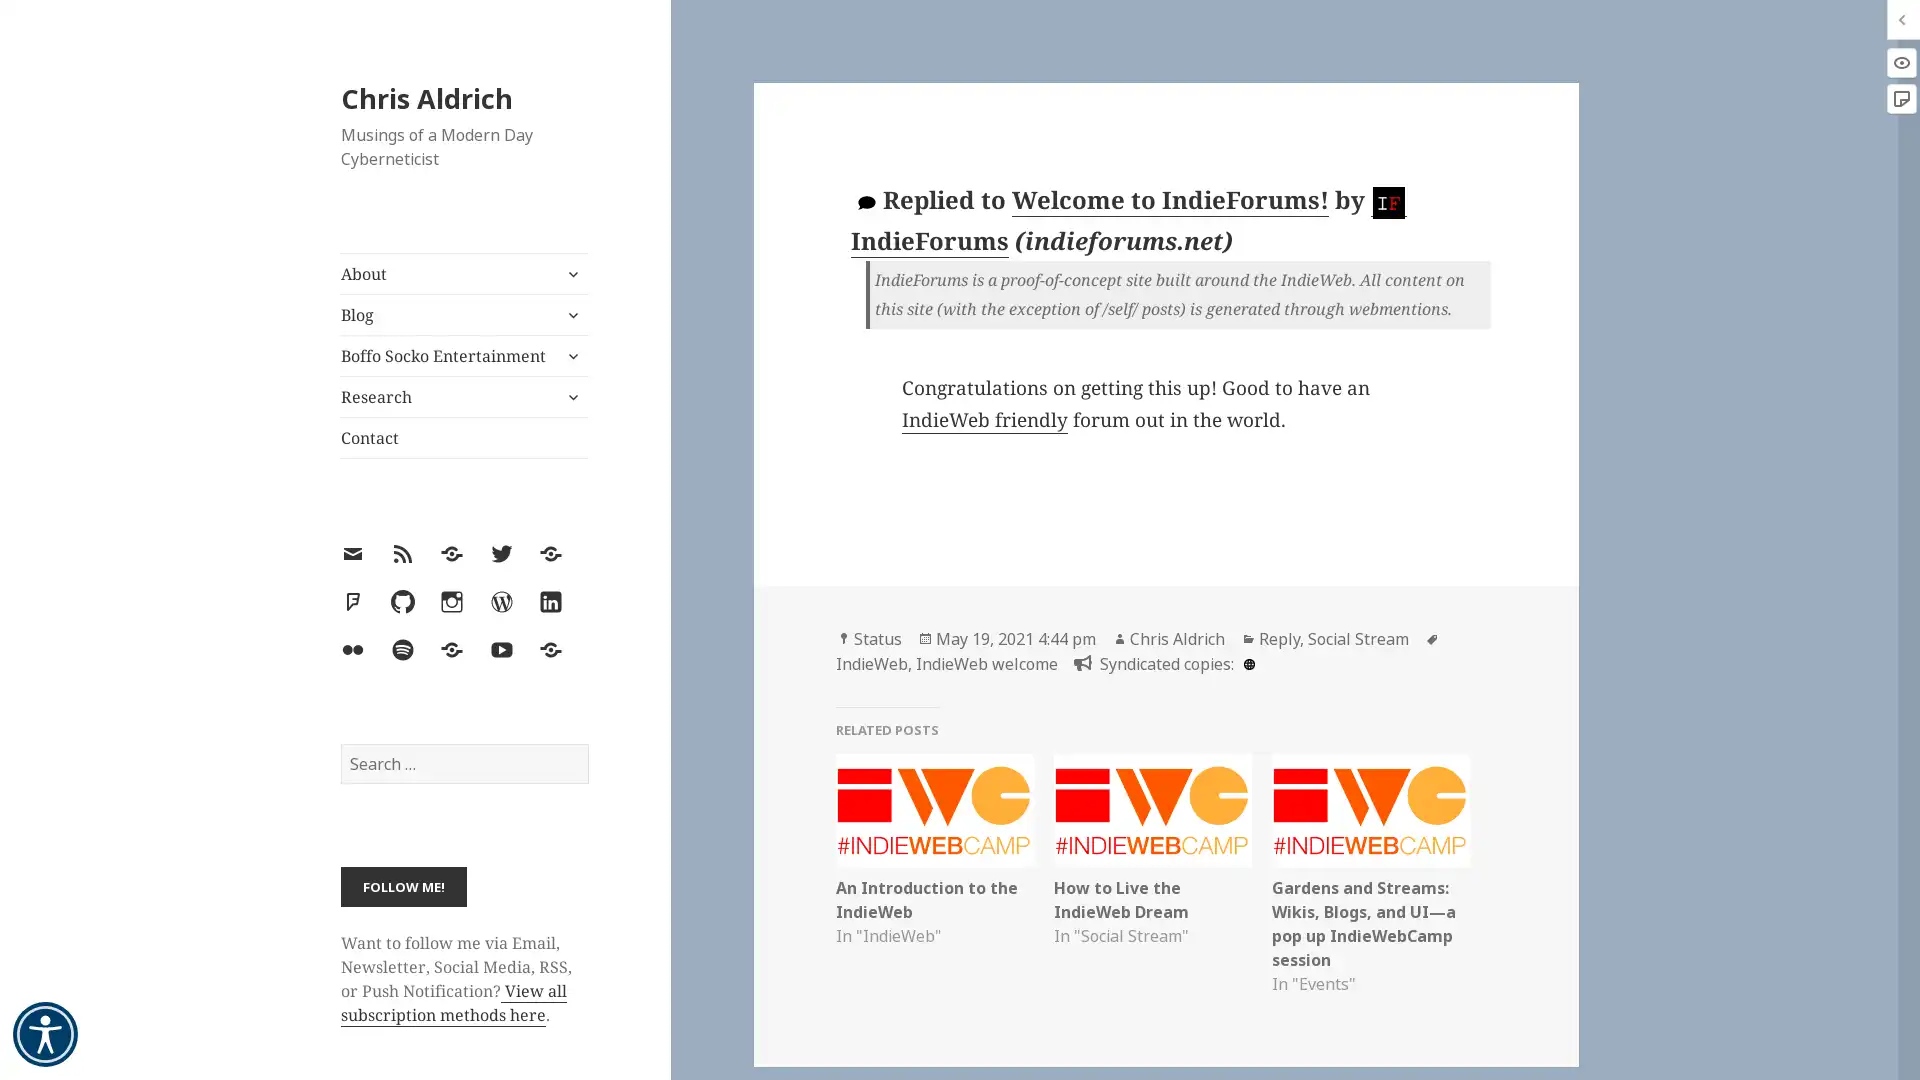 Image resolution: width=1920 pixels, height=1080 pixels. What do you see at coordinates (586, 743) in the screenshot?
I see `Search` at bounding box center [586, 743].